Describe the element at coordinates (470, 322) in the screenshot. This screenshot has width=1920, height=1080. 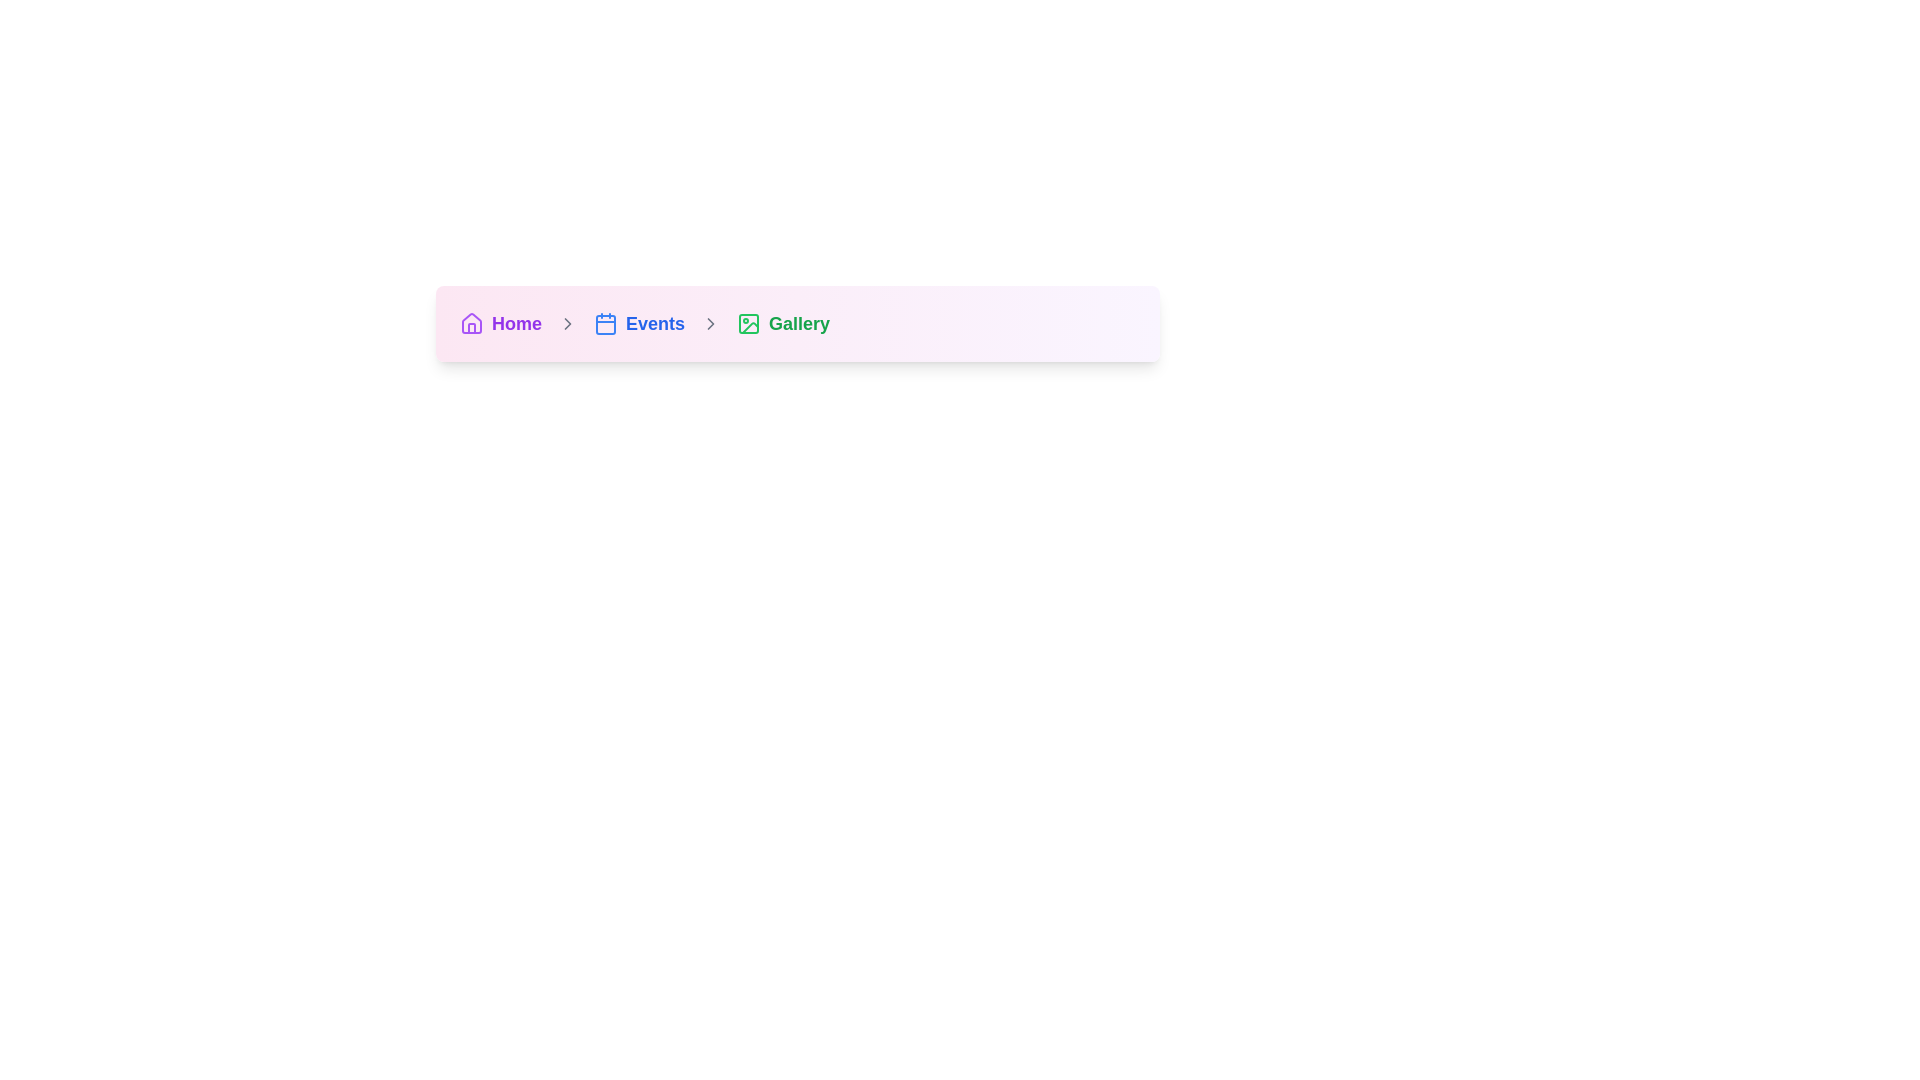
I see `the home section icon in the breadcrumb navigation, located at the beginning of the horizontal breadcrumb bar` at that location.